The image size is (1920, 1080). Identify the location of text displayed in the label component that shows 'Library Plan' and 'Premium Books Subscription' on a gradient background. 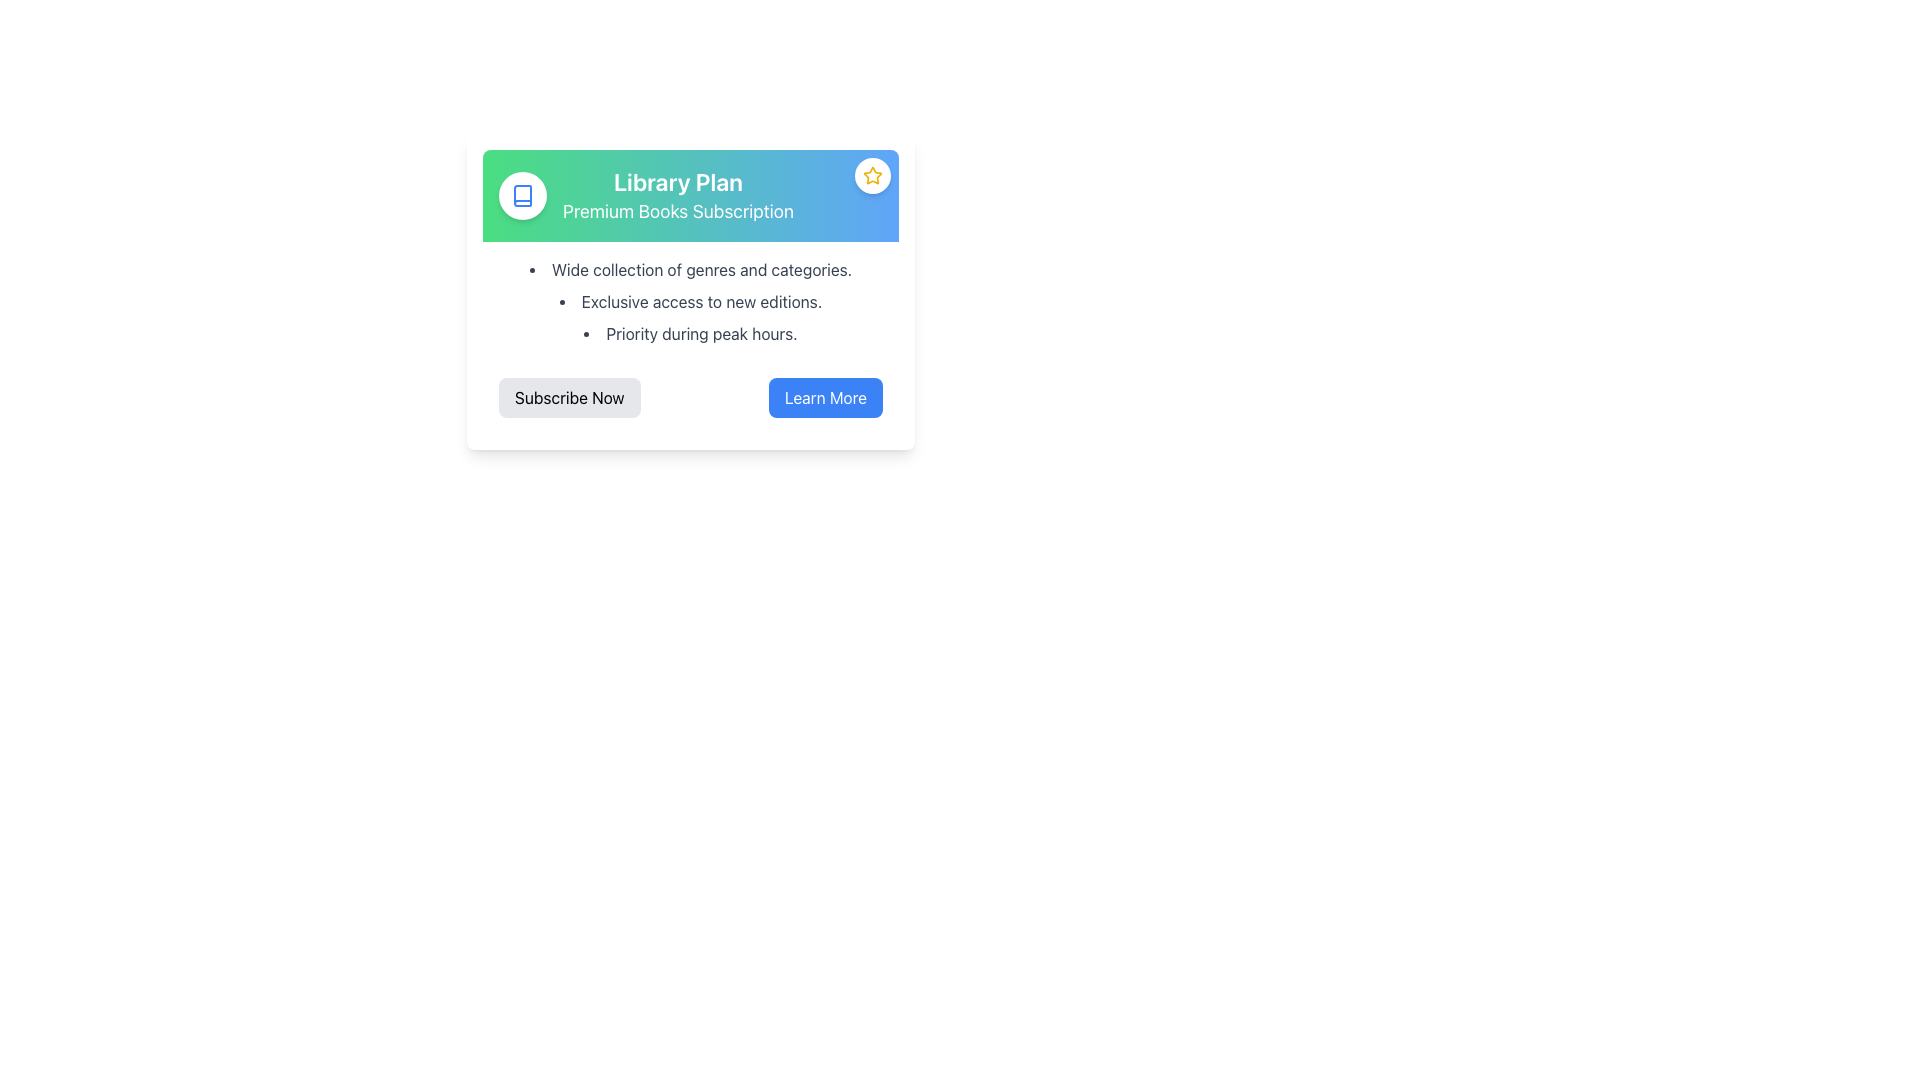
(678, 196).